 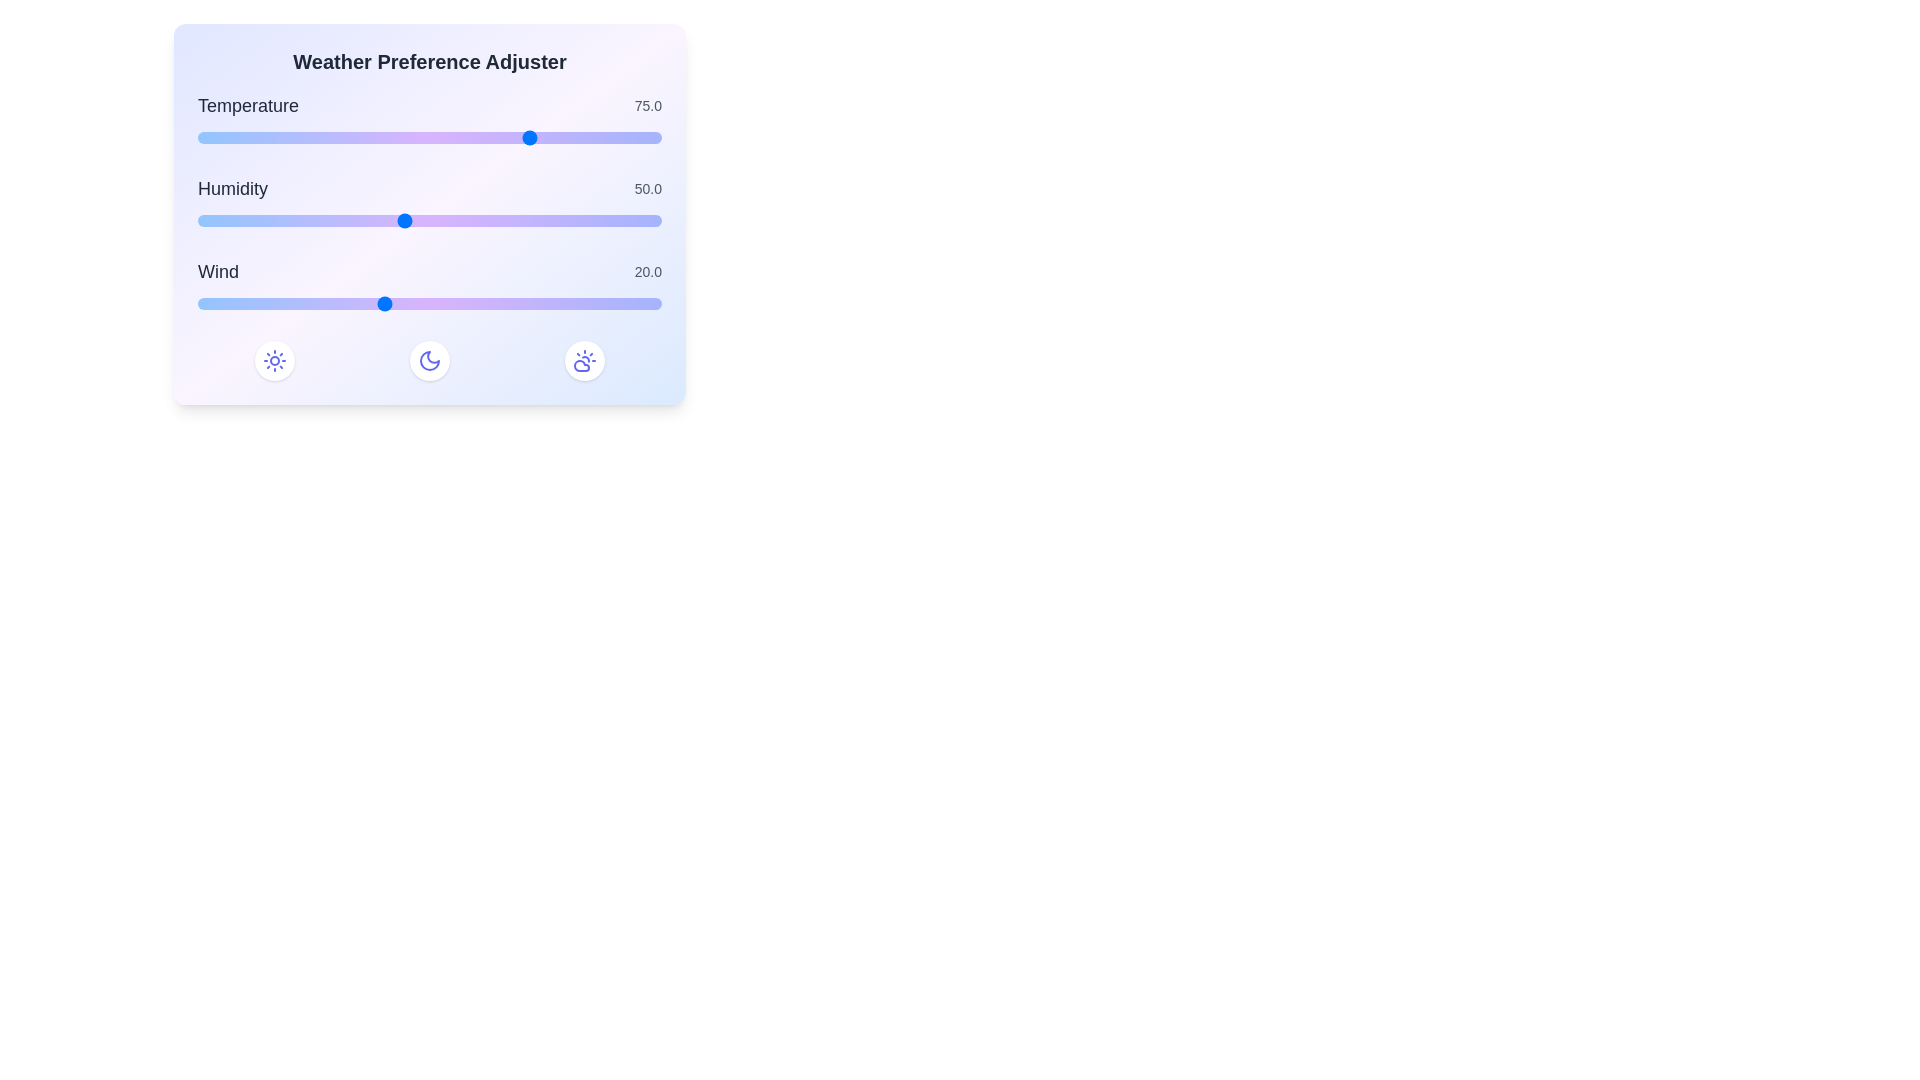 I want to click on the temperature, so click(x=234, y=137).